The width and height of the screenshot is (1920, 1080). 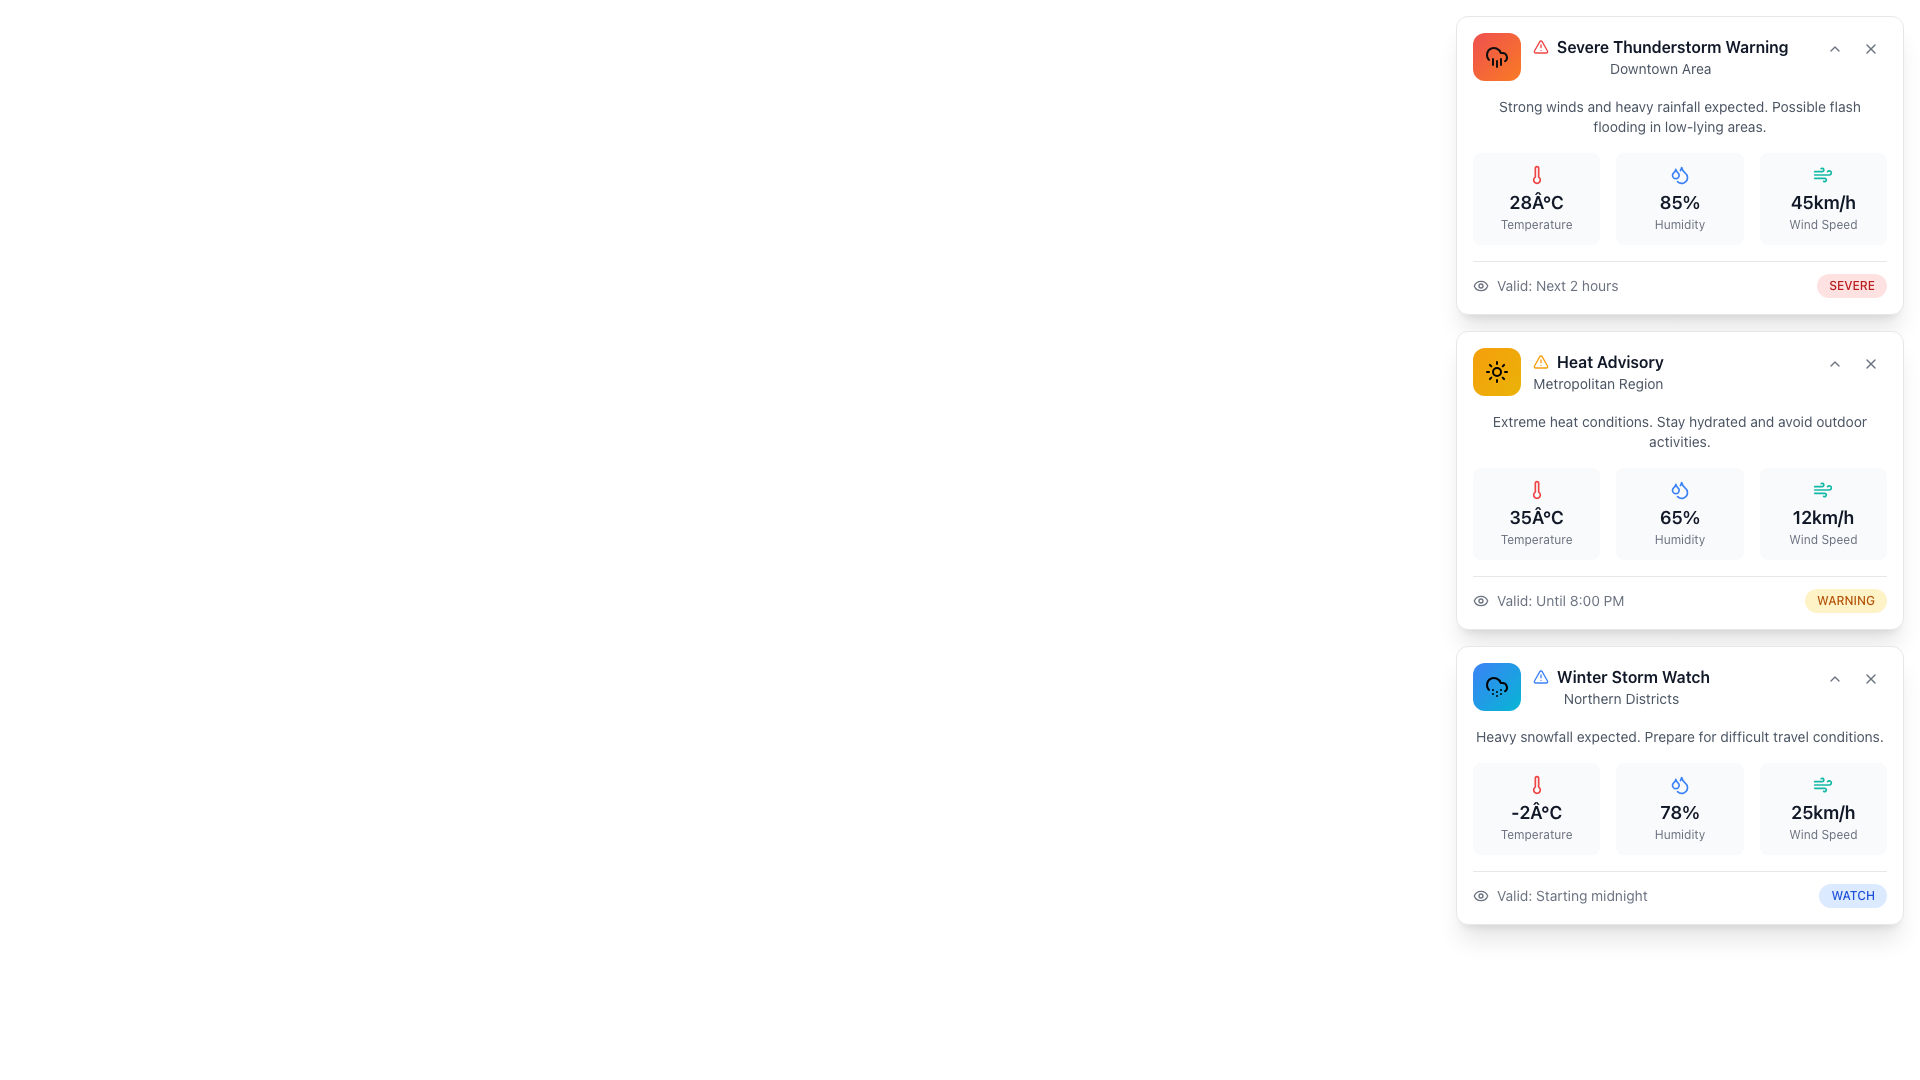 What do you see at coordinates (1497, 371) in the screenshot?
I see `the sun icon representing a heat advisory, located in the middle card element near the top-left corner` at bounding box center [1497, 371].